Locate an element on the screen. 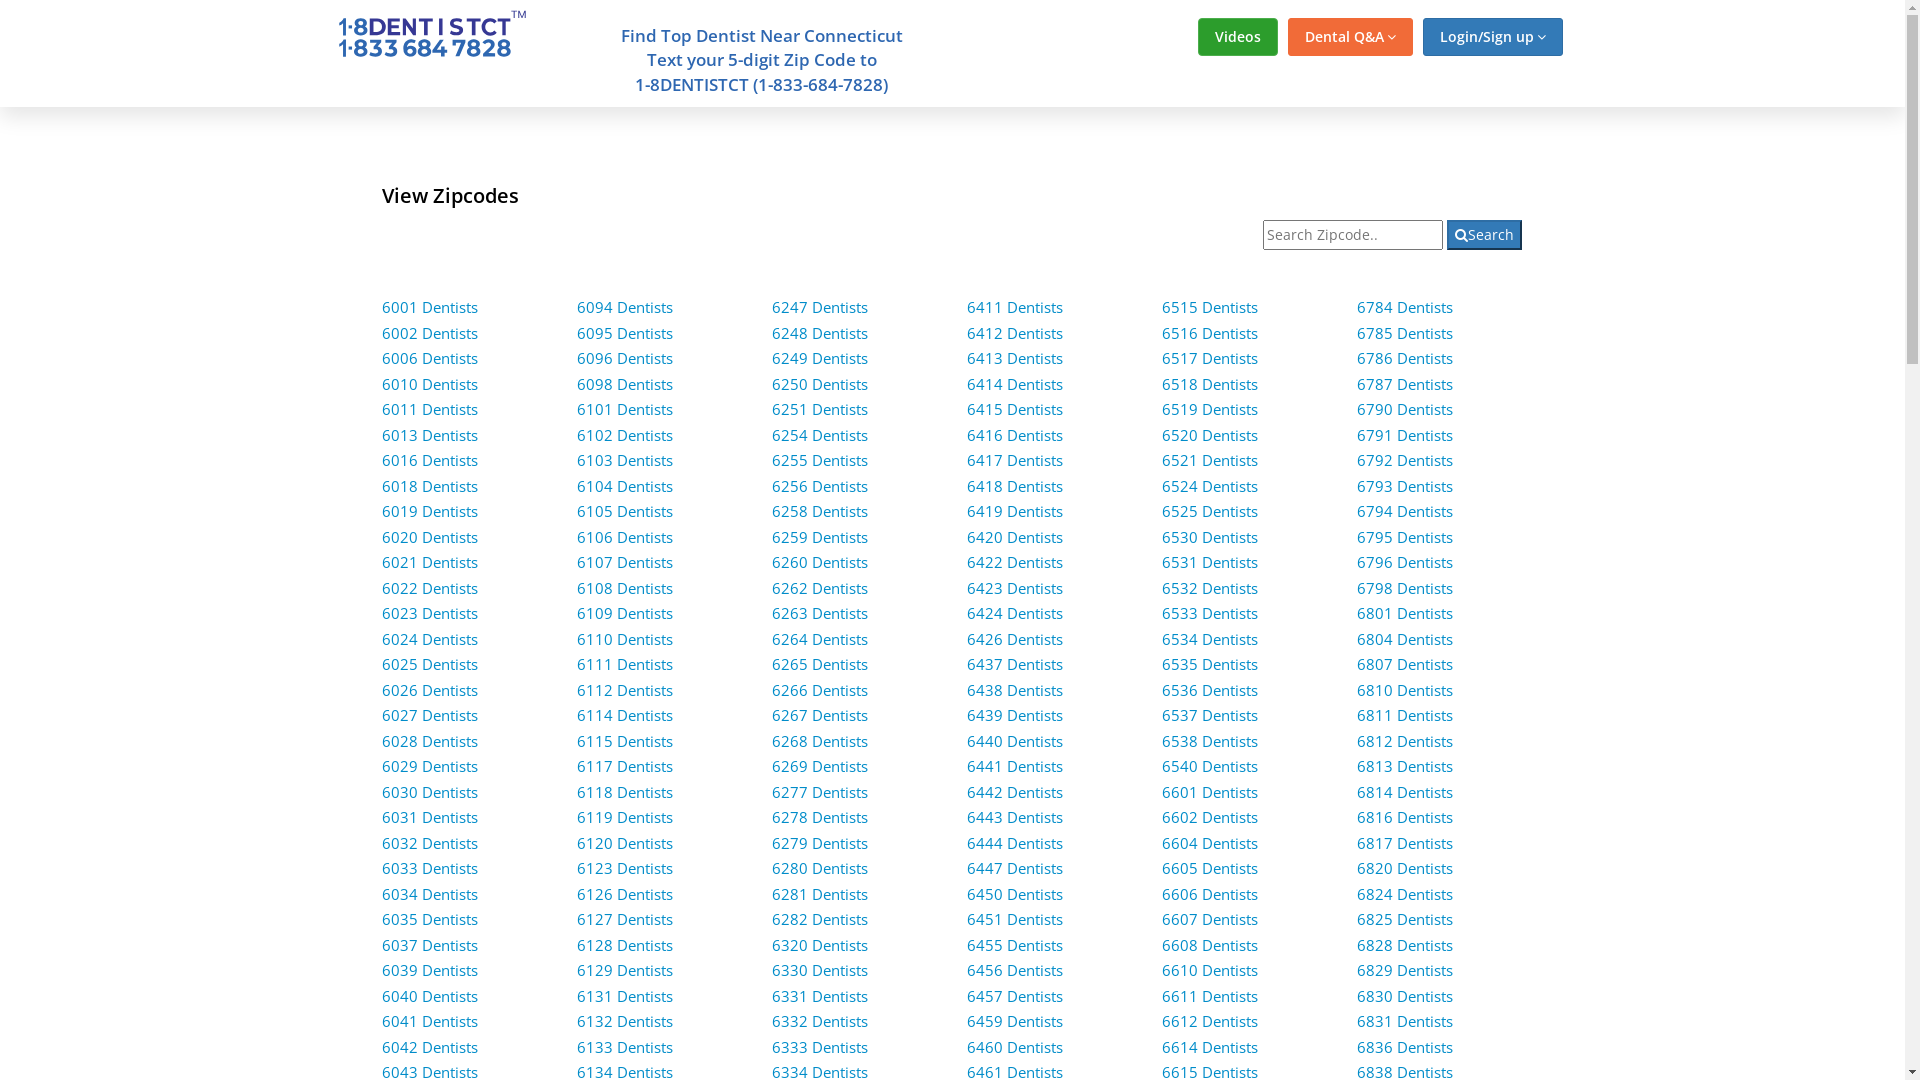 The height and width of the screenshot is (1080, 1920). '6791 Dentists' is located at coordinates (1404, 434).